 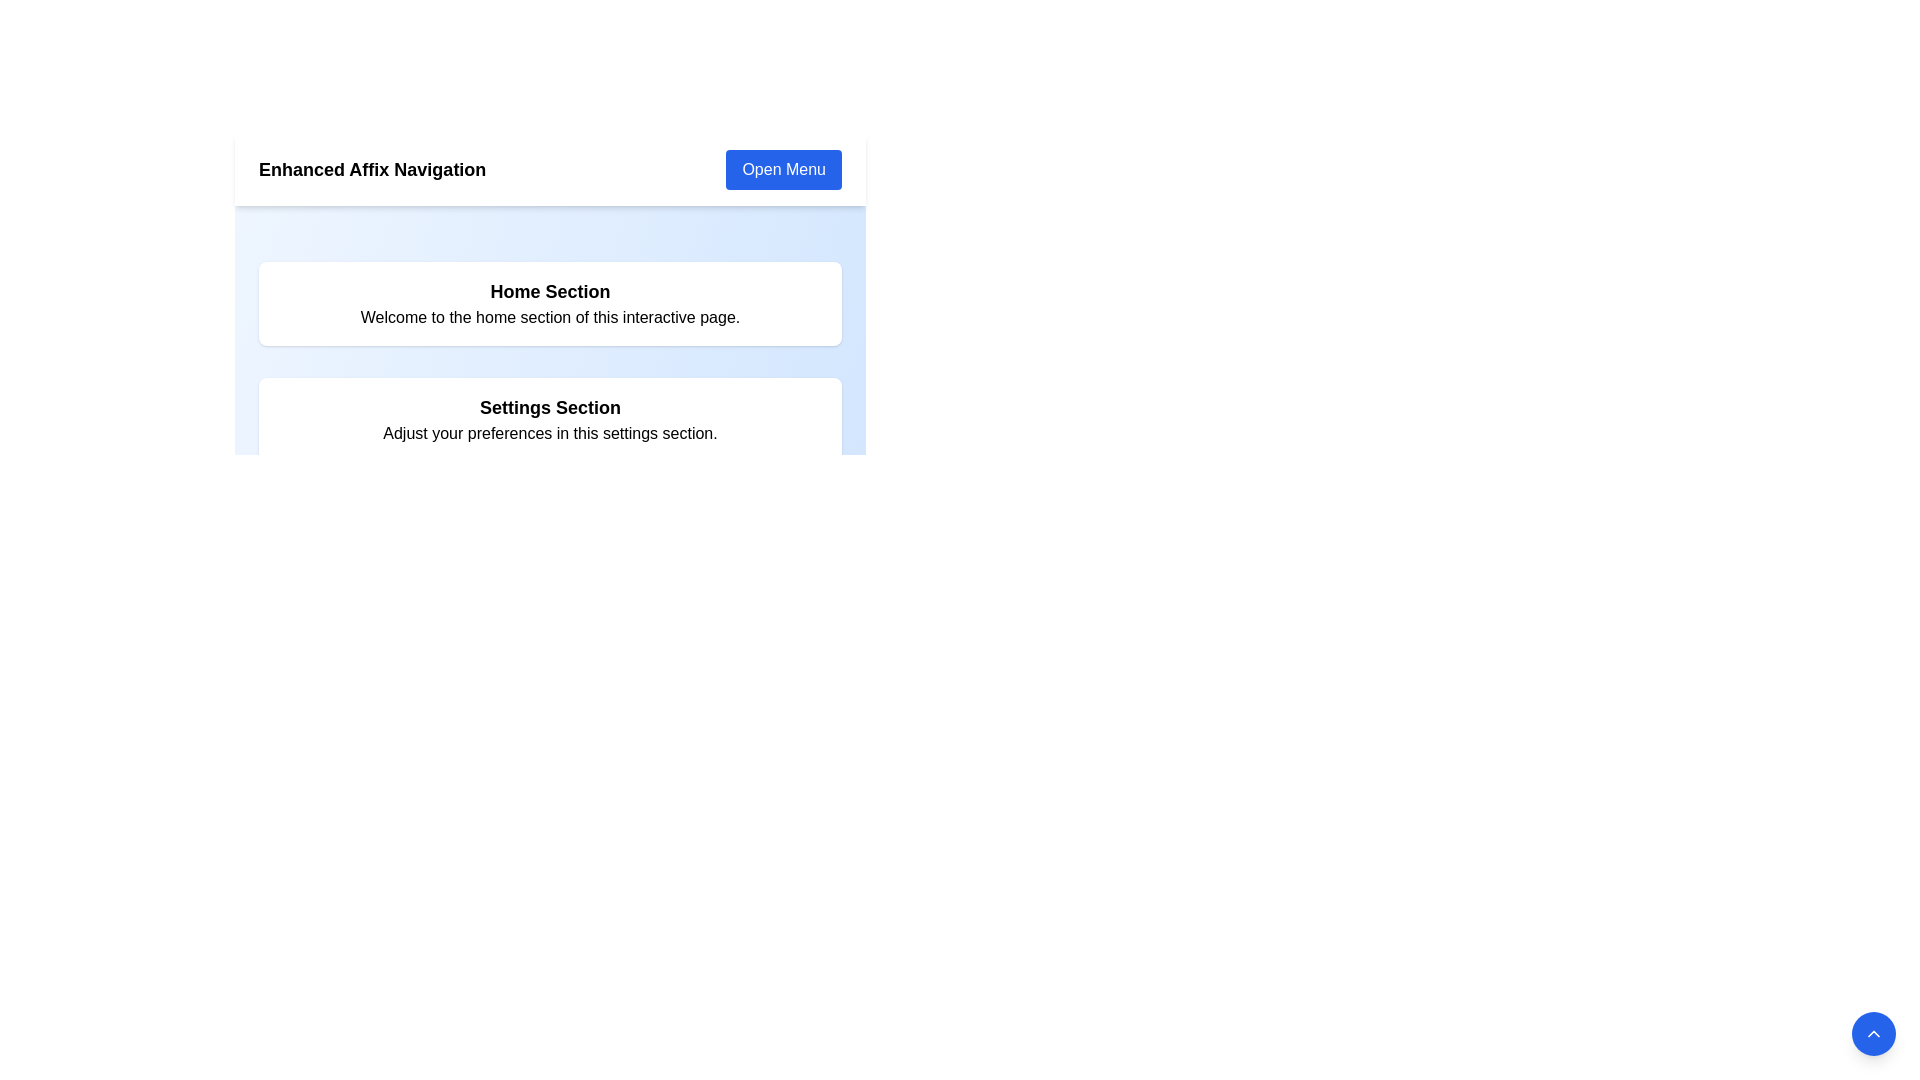 What do you see at coordinates (372, 168) in the screenshot?
I see `the large, bold text label 'Enhanced Affix Navigation' located in the top navigation bar` at bounding box center [372, 168].